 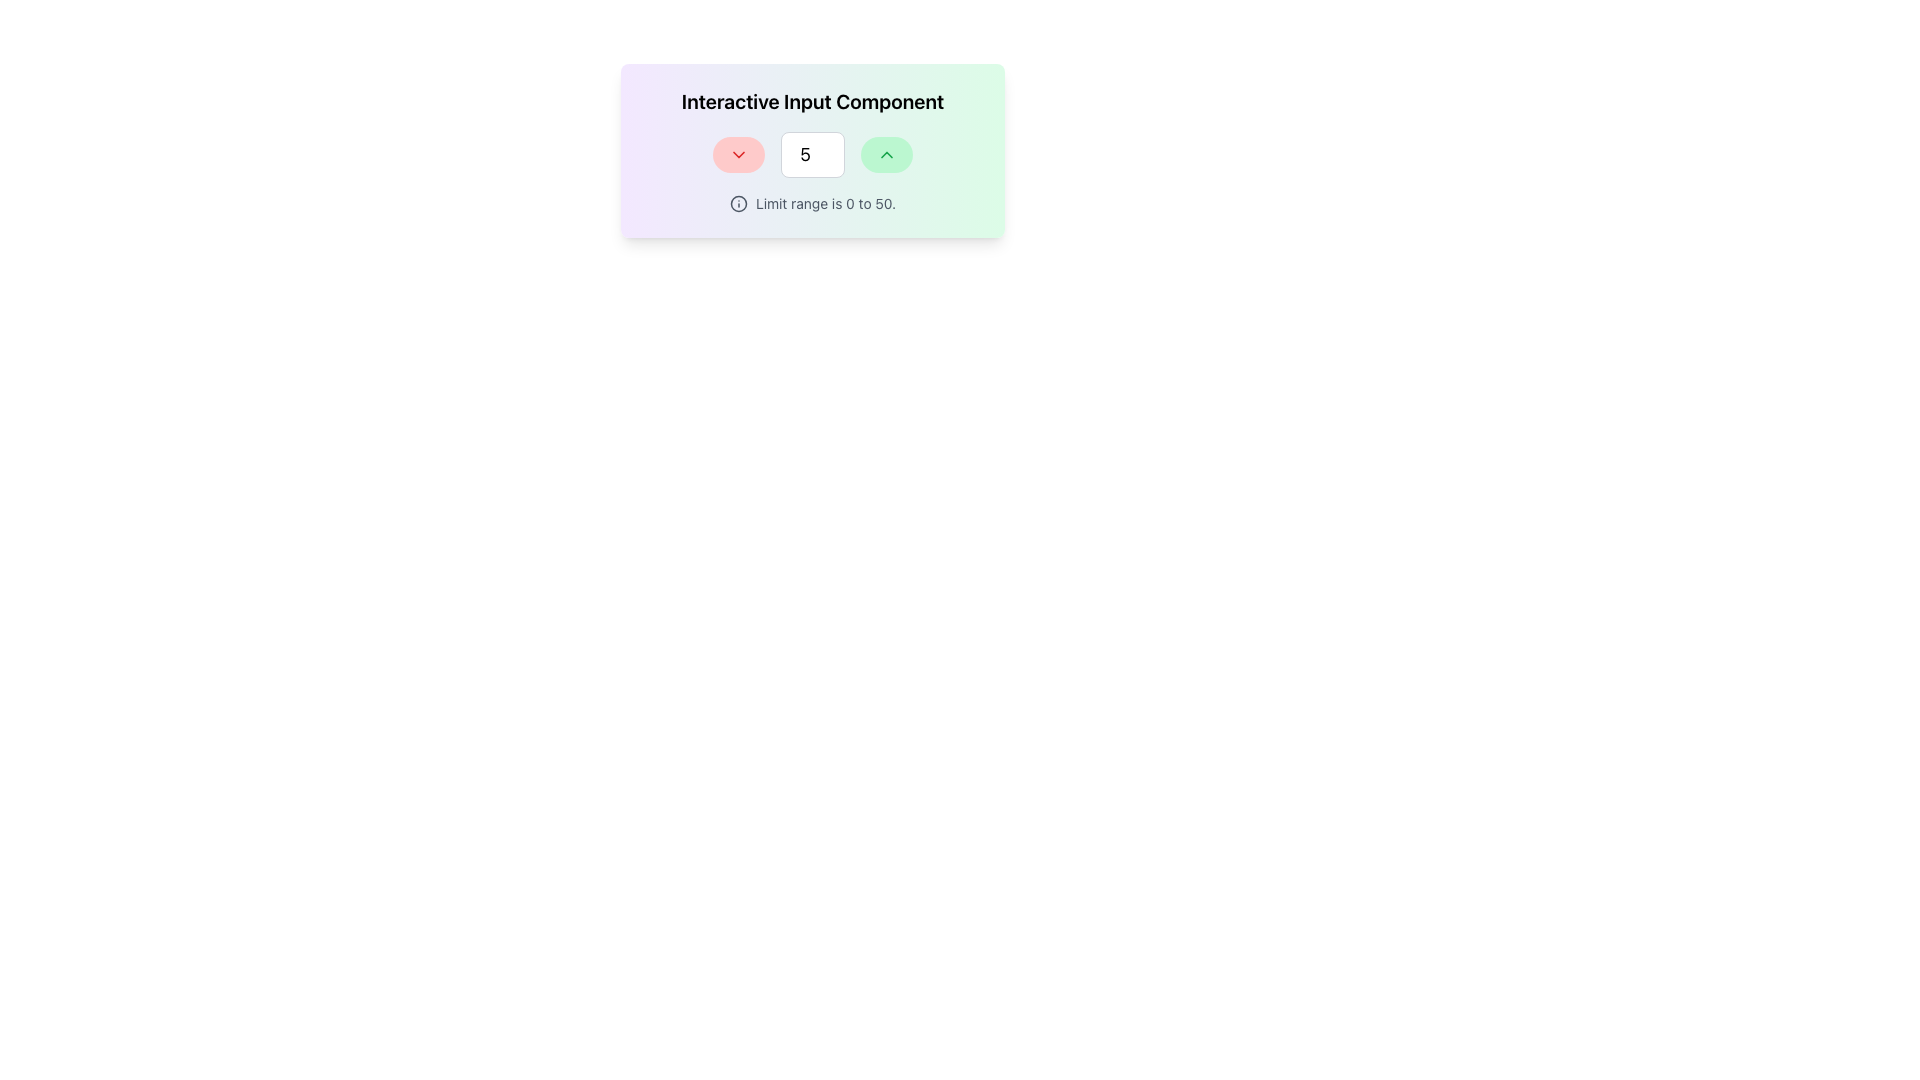 What do you see at coordinates (886, 153) in the screenshot?
I see `the green circular button with an upward arrow icon located at the rightmost position in the row of controls` at bounding box center [886, 153].